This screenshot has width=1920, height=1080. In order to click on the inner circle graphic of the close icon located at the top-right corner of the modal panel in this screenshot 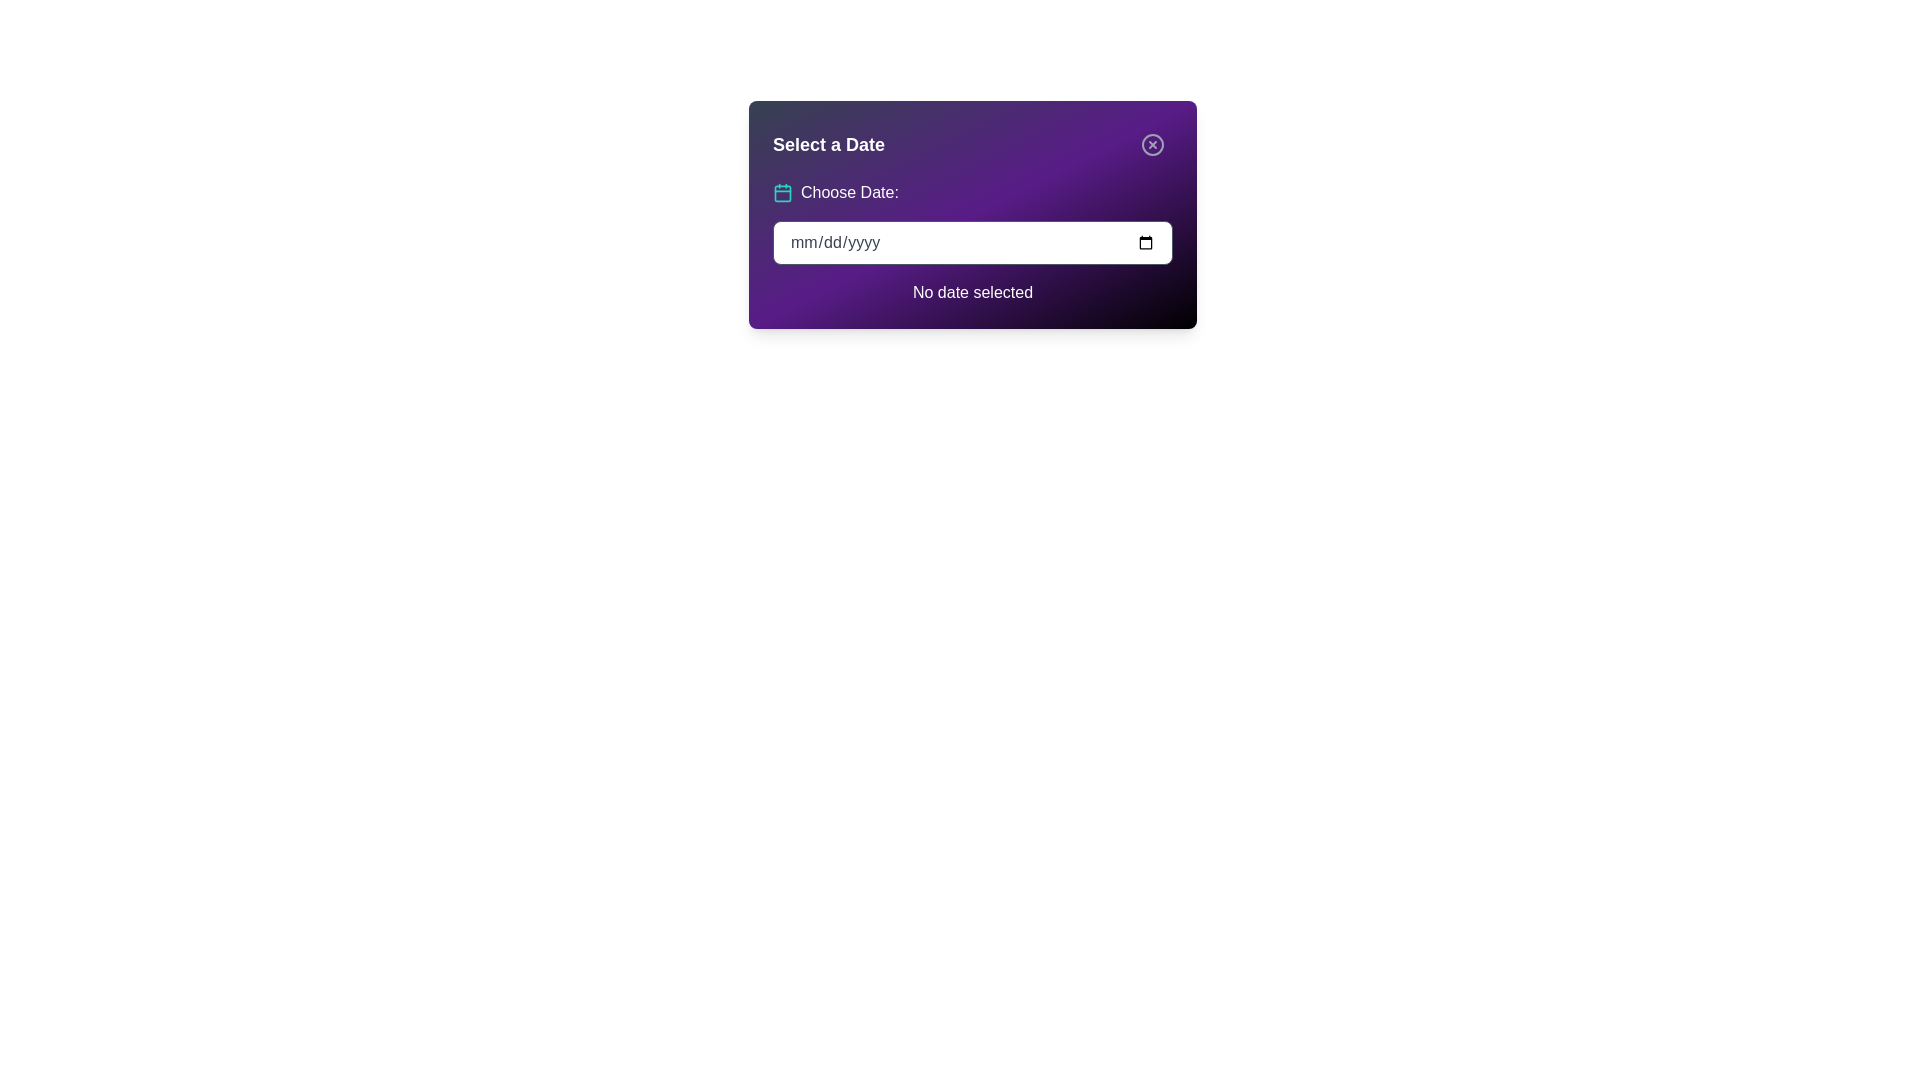, I will do `click(1152, 144)`.